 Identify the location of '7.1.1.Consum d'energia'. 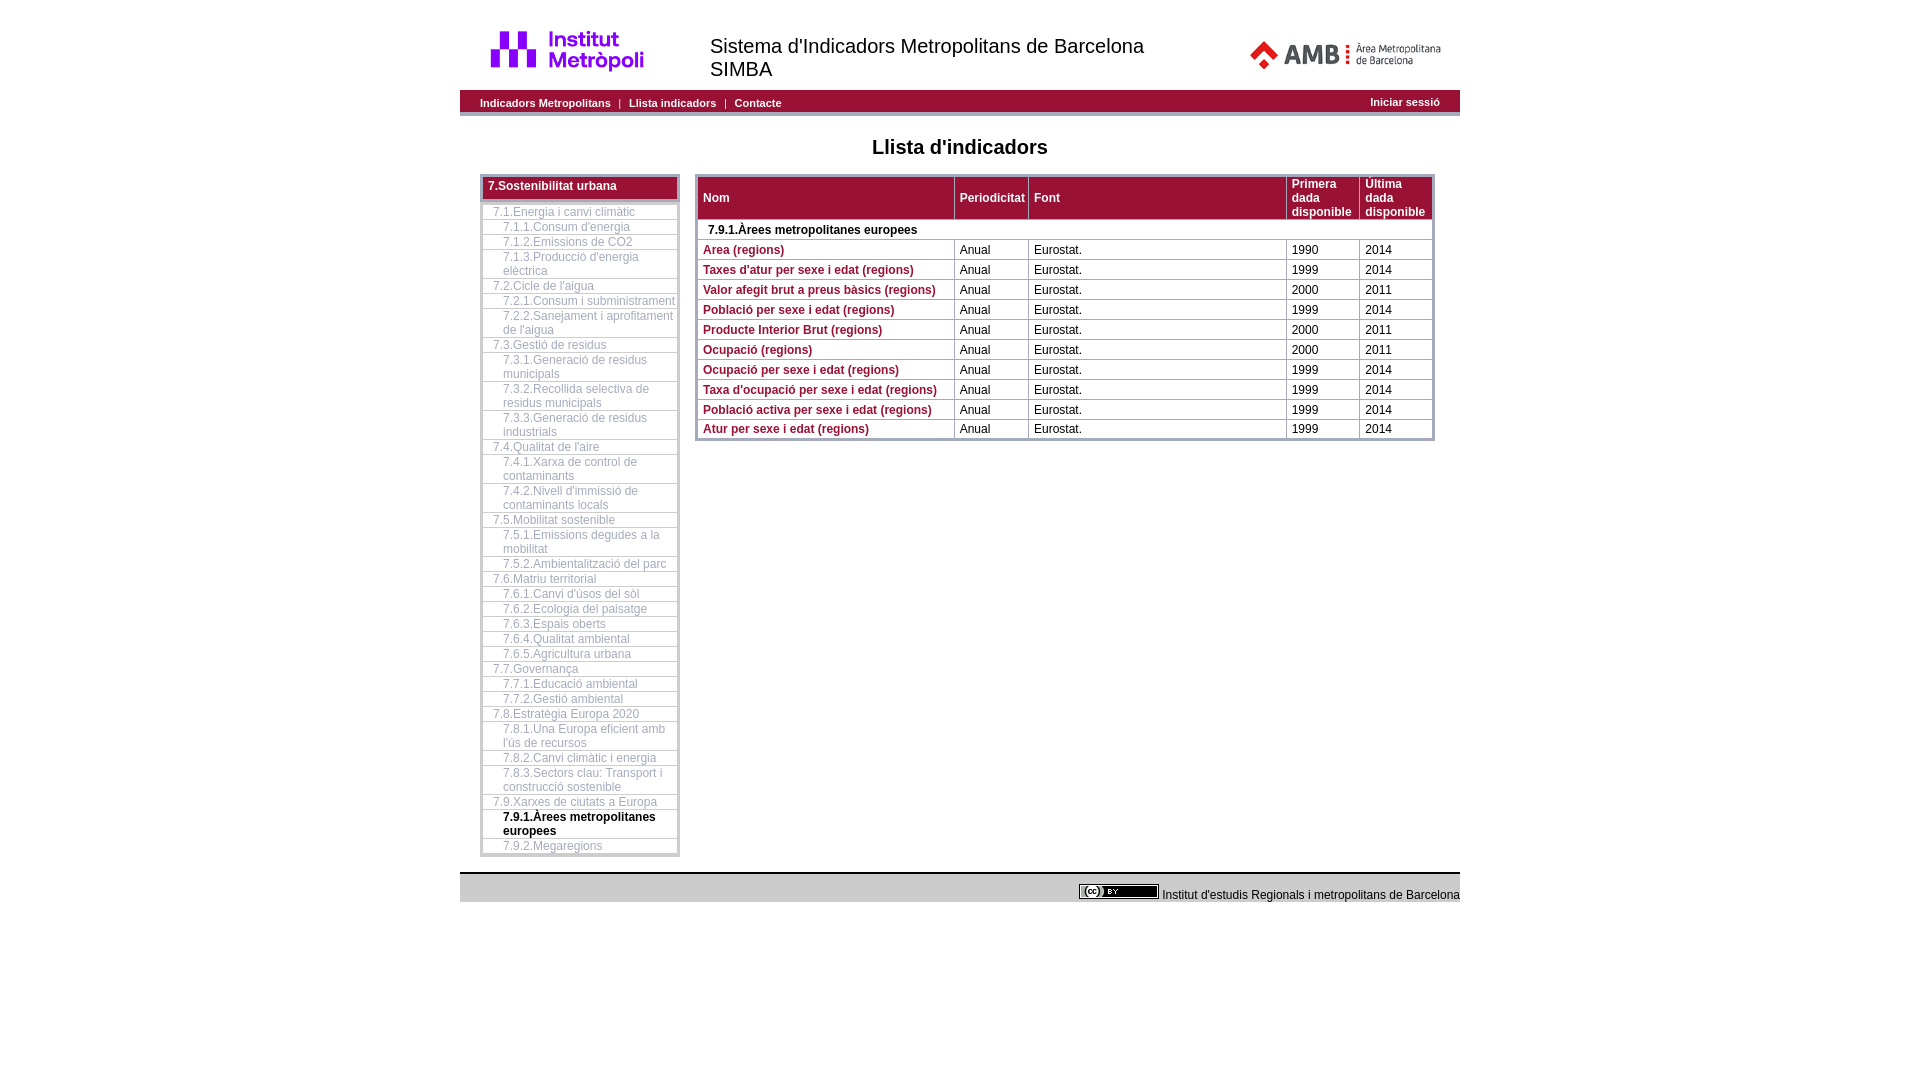
(565, 226).